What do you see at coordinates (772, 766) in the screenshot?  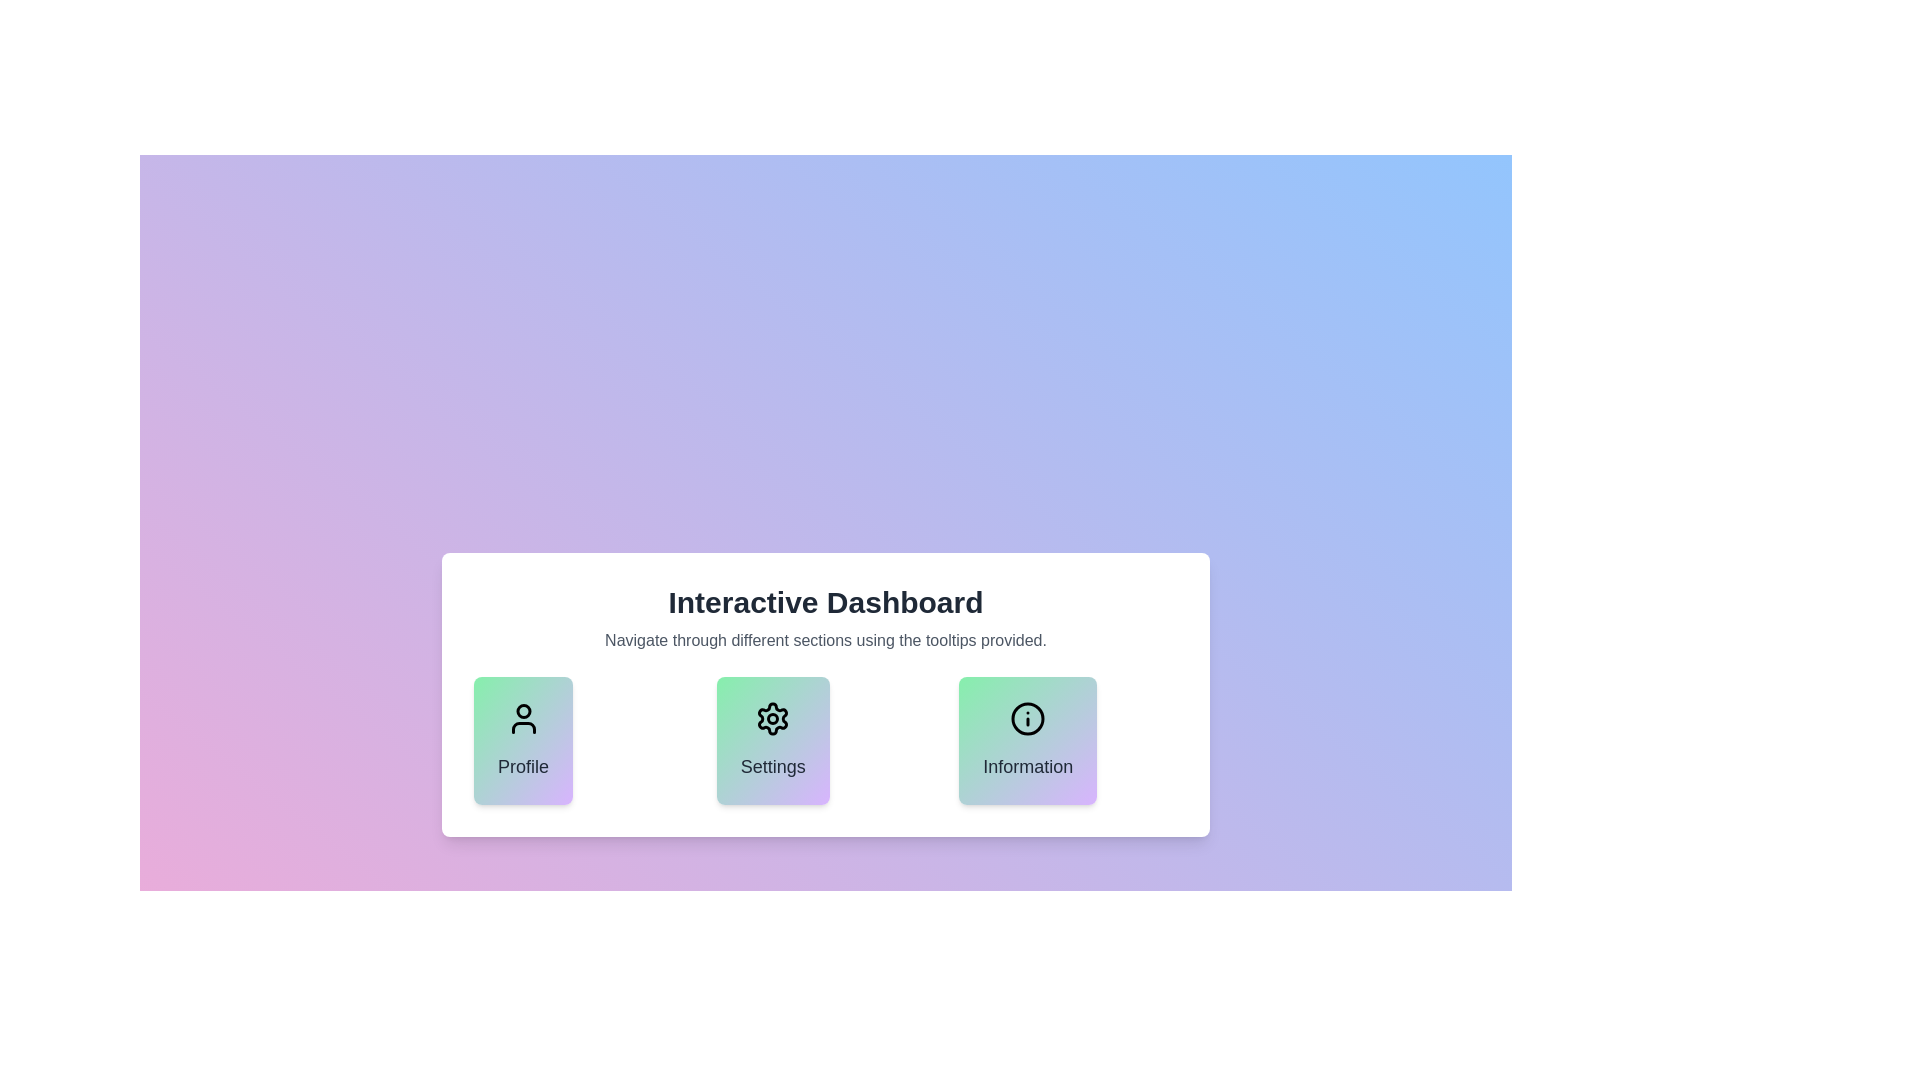 I see `the 'Settings' text label, which is styled with medium font weight and gray color, located at the bottom of the central interactive card under a gear icon in the 'Interactive Dashboard'` at bounding box center [772, 766].